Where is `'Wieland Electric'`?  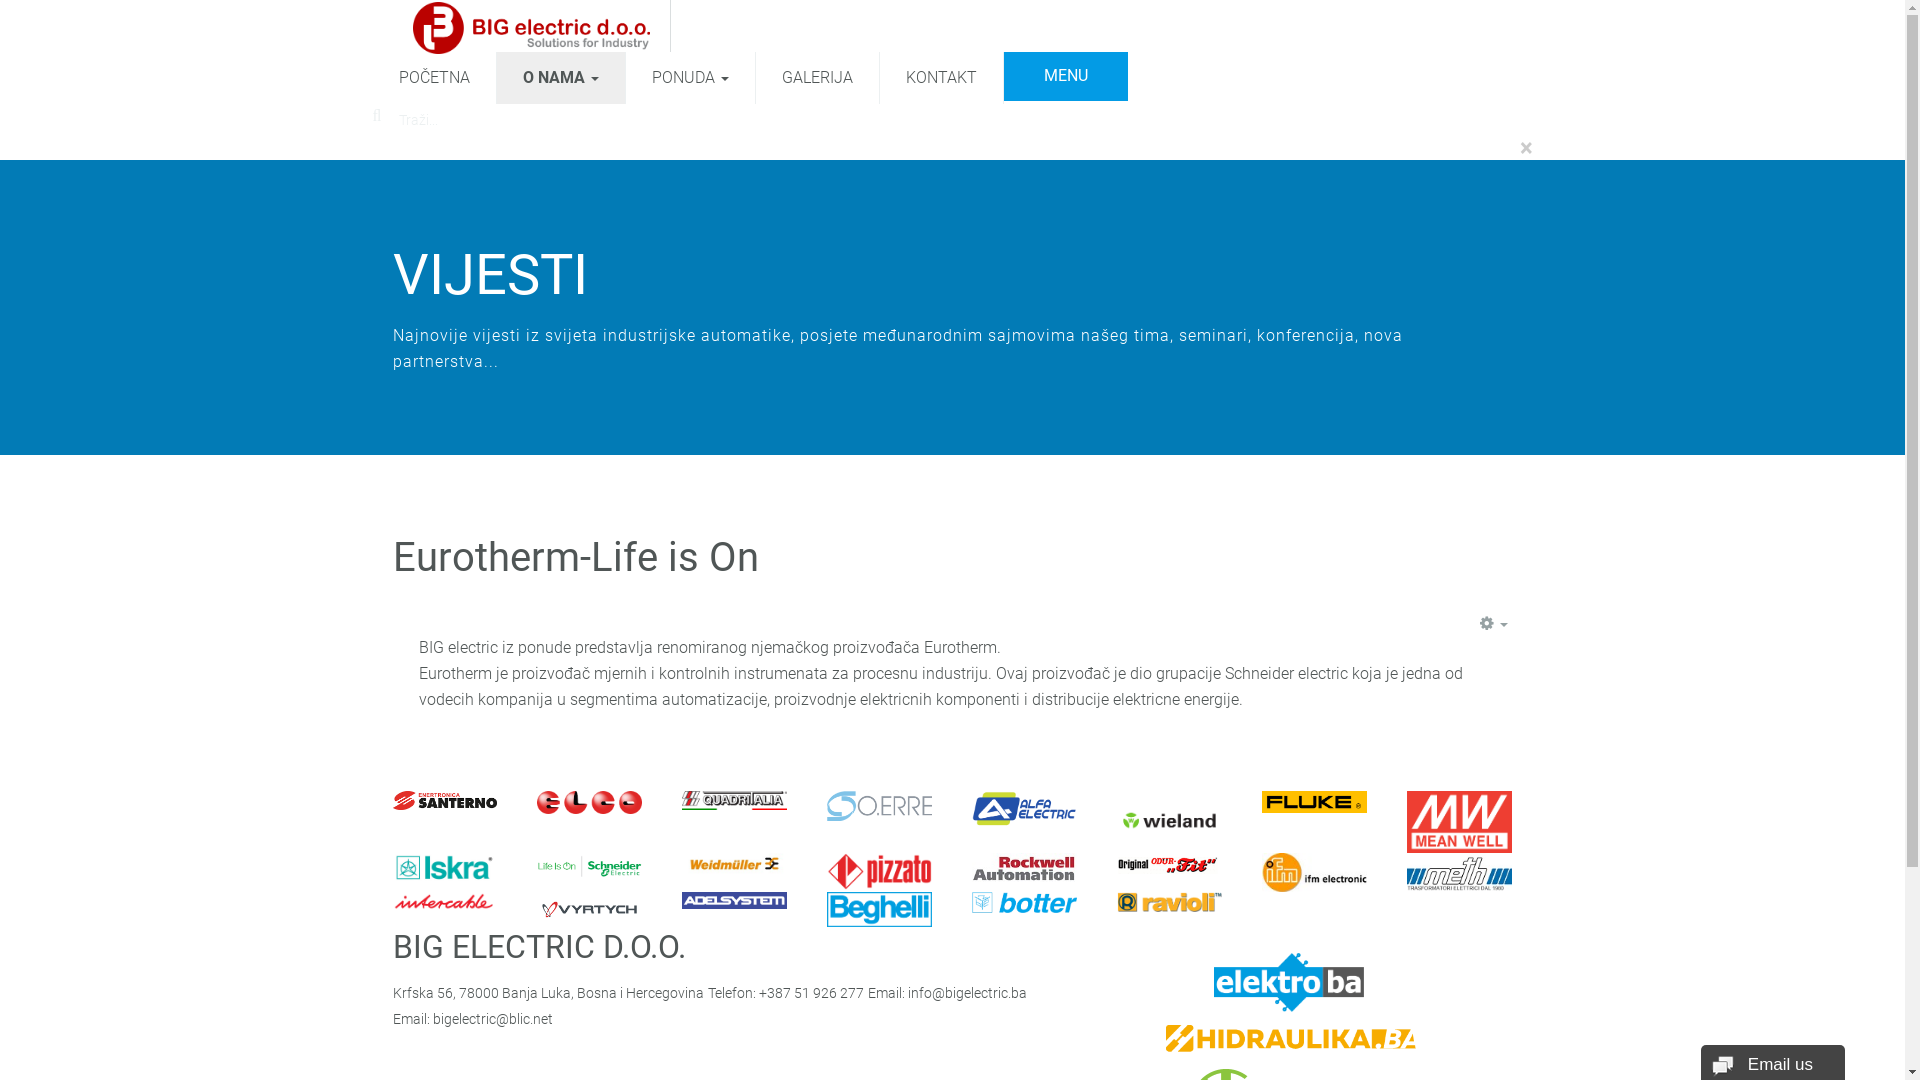
'Wieland Electric' is located at coordinates (1116, 820).